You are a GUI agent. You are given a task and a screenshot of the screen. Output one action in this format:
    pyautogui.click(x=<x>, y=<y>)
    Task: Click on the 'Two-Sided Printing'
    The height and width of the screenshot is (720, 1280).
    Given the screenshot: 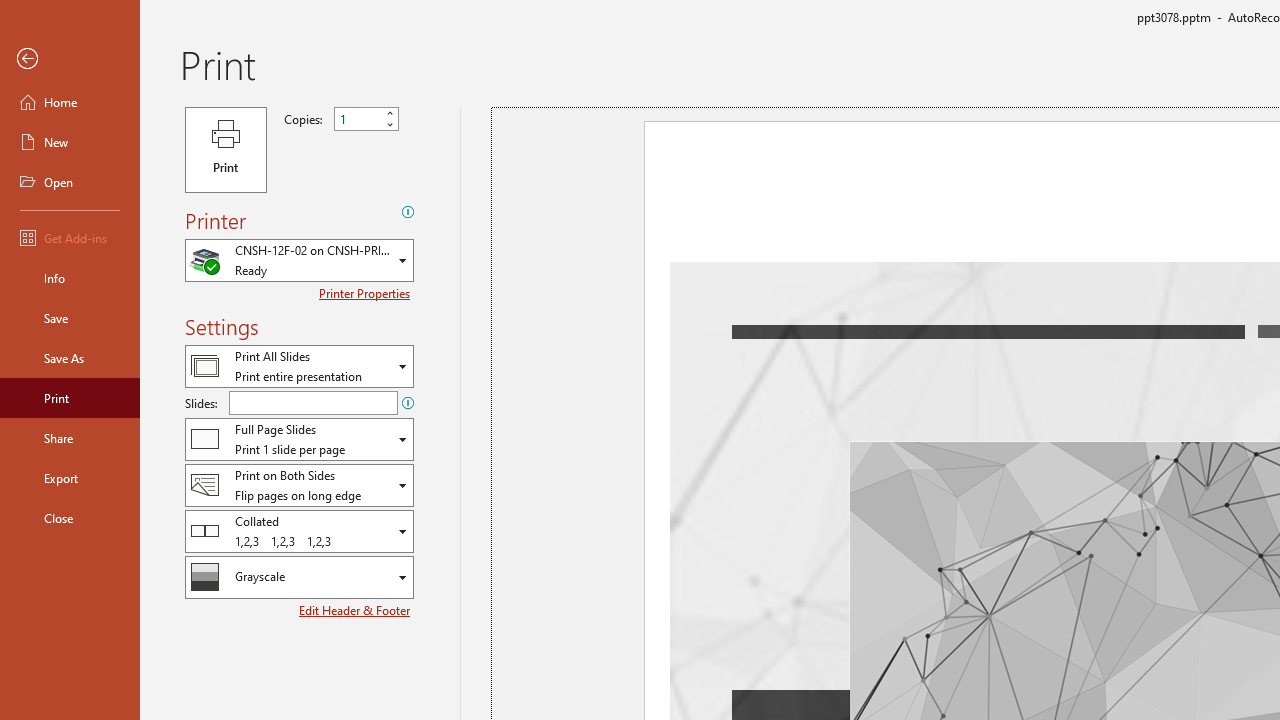 What is the action you would take?
    pyautogui.click(x=298, y=485)
    